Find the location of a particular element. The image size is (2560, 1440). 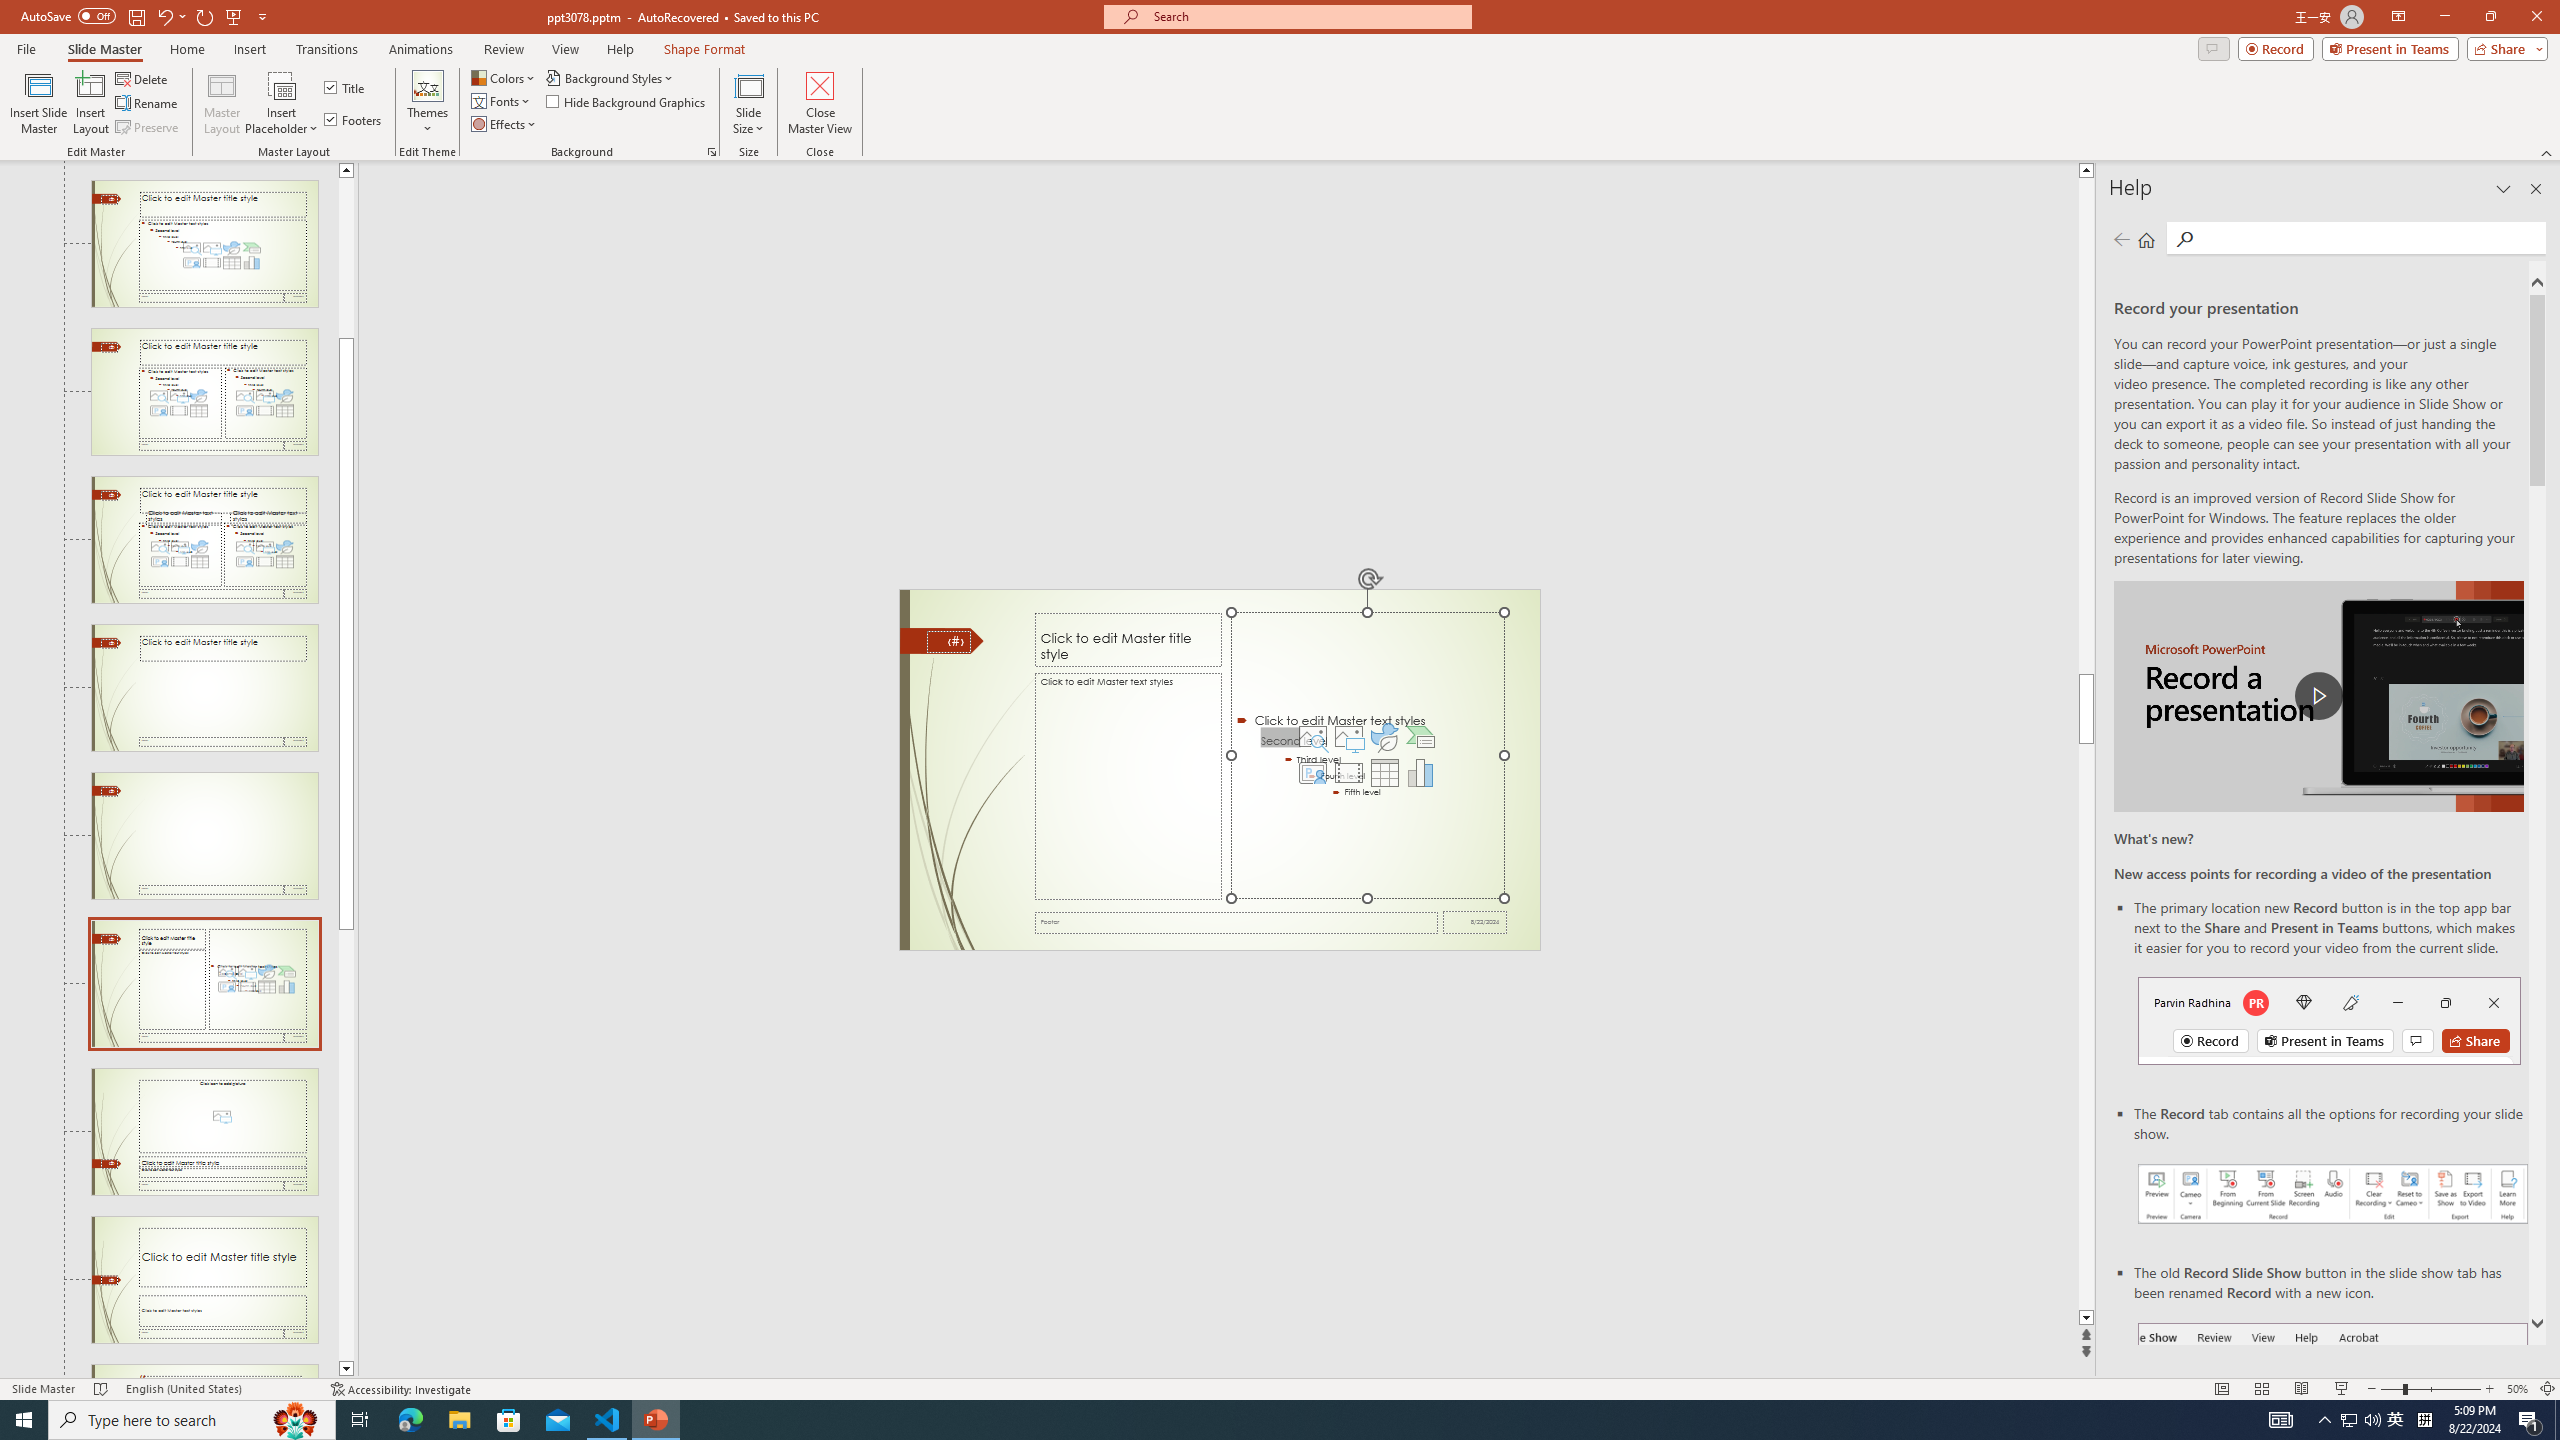

'Fonts' is located at coordinates (502, 99).